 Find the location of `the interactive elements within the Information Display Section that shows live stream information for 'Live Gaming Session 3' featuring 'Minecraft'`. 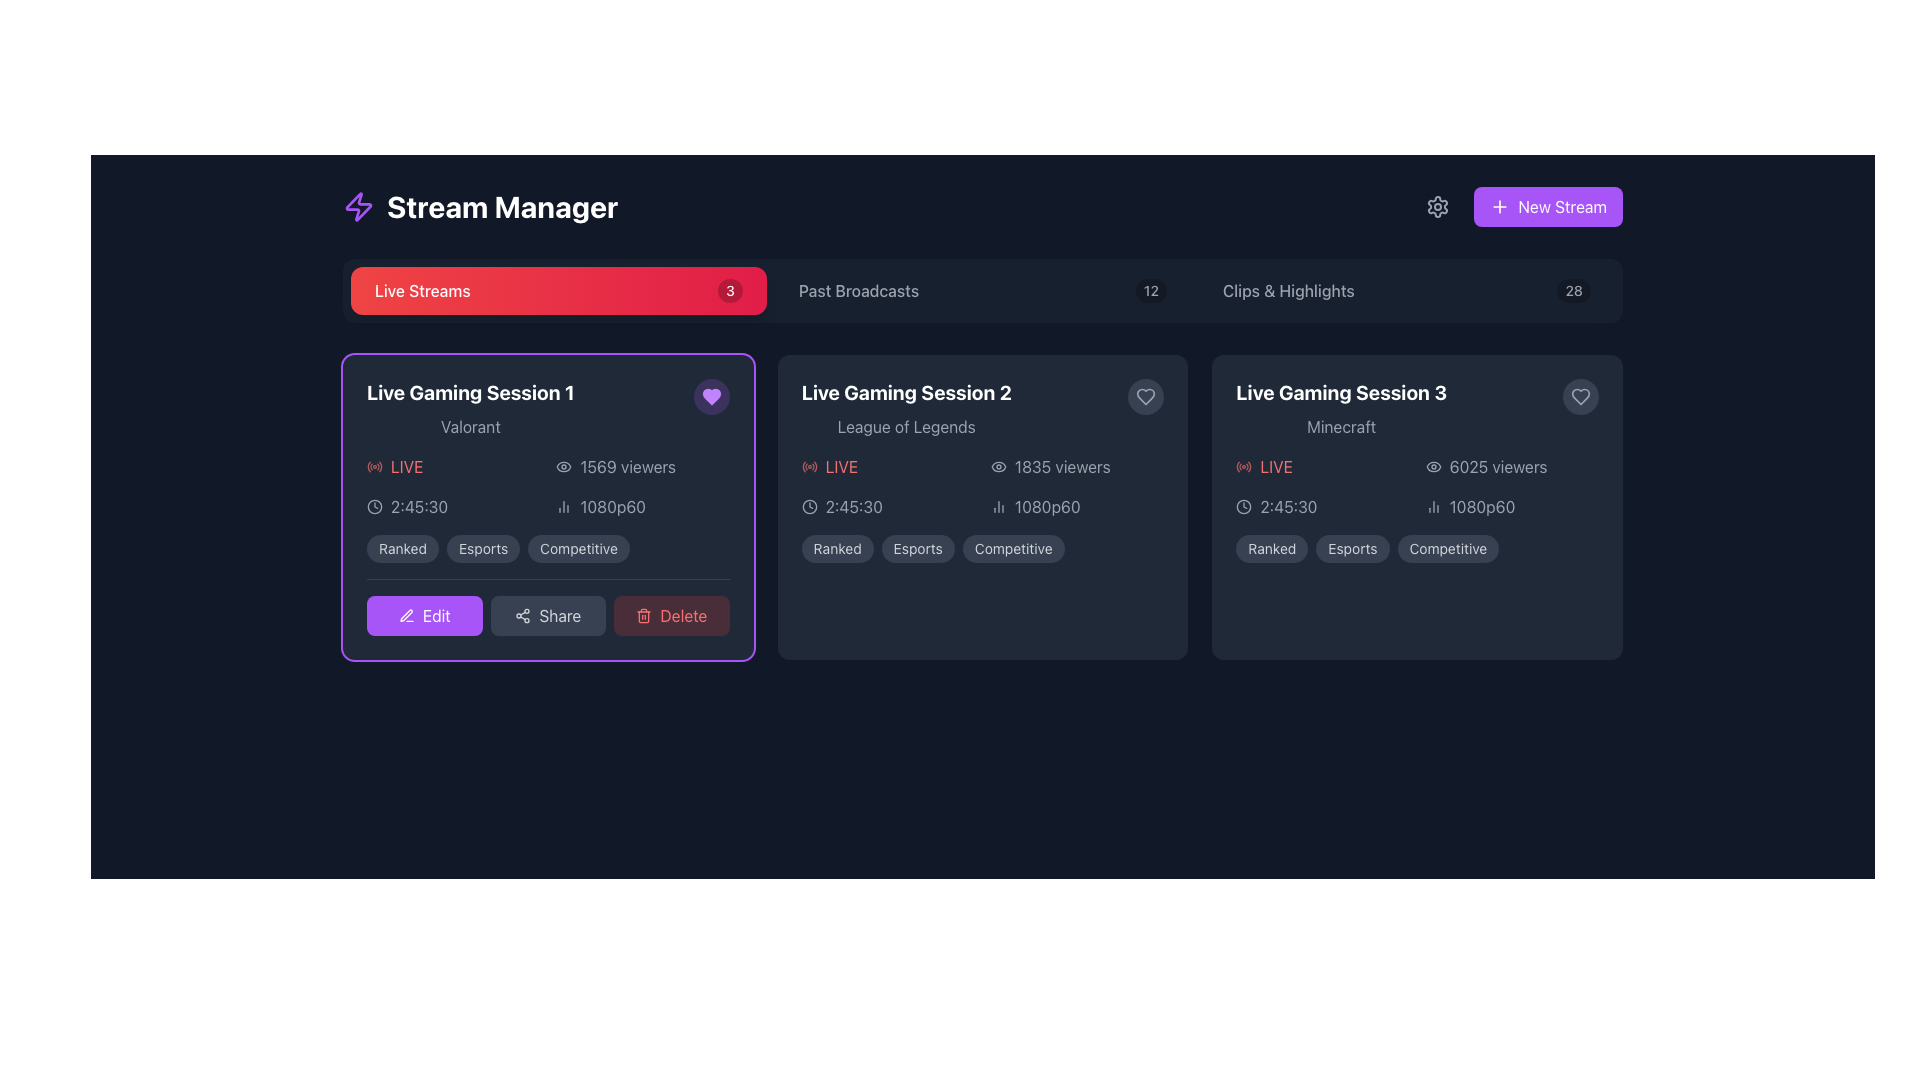

the interactive elements within the Information Display Section that shows live stream information for 'Live Gaming Session 3' featuring 'Minecraft' is located at coordinates (1416, 486).